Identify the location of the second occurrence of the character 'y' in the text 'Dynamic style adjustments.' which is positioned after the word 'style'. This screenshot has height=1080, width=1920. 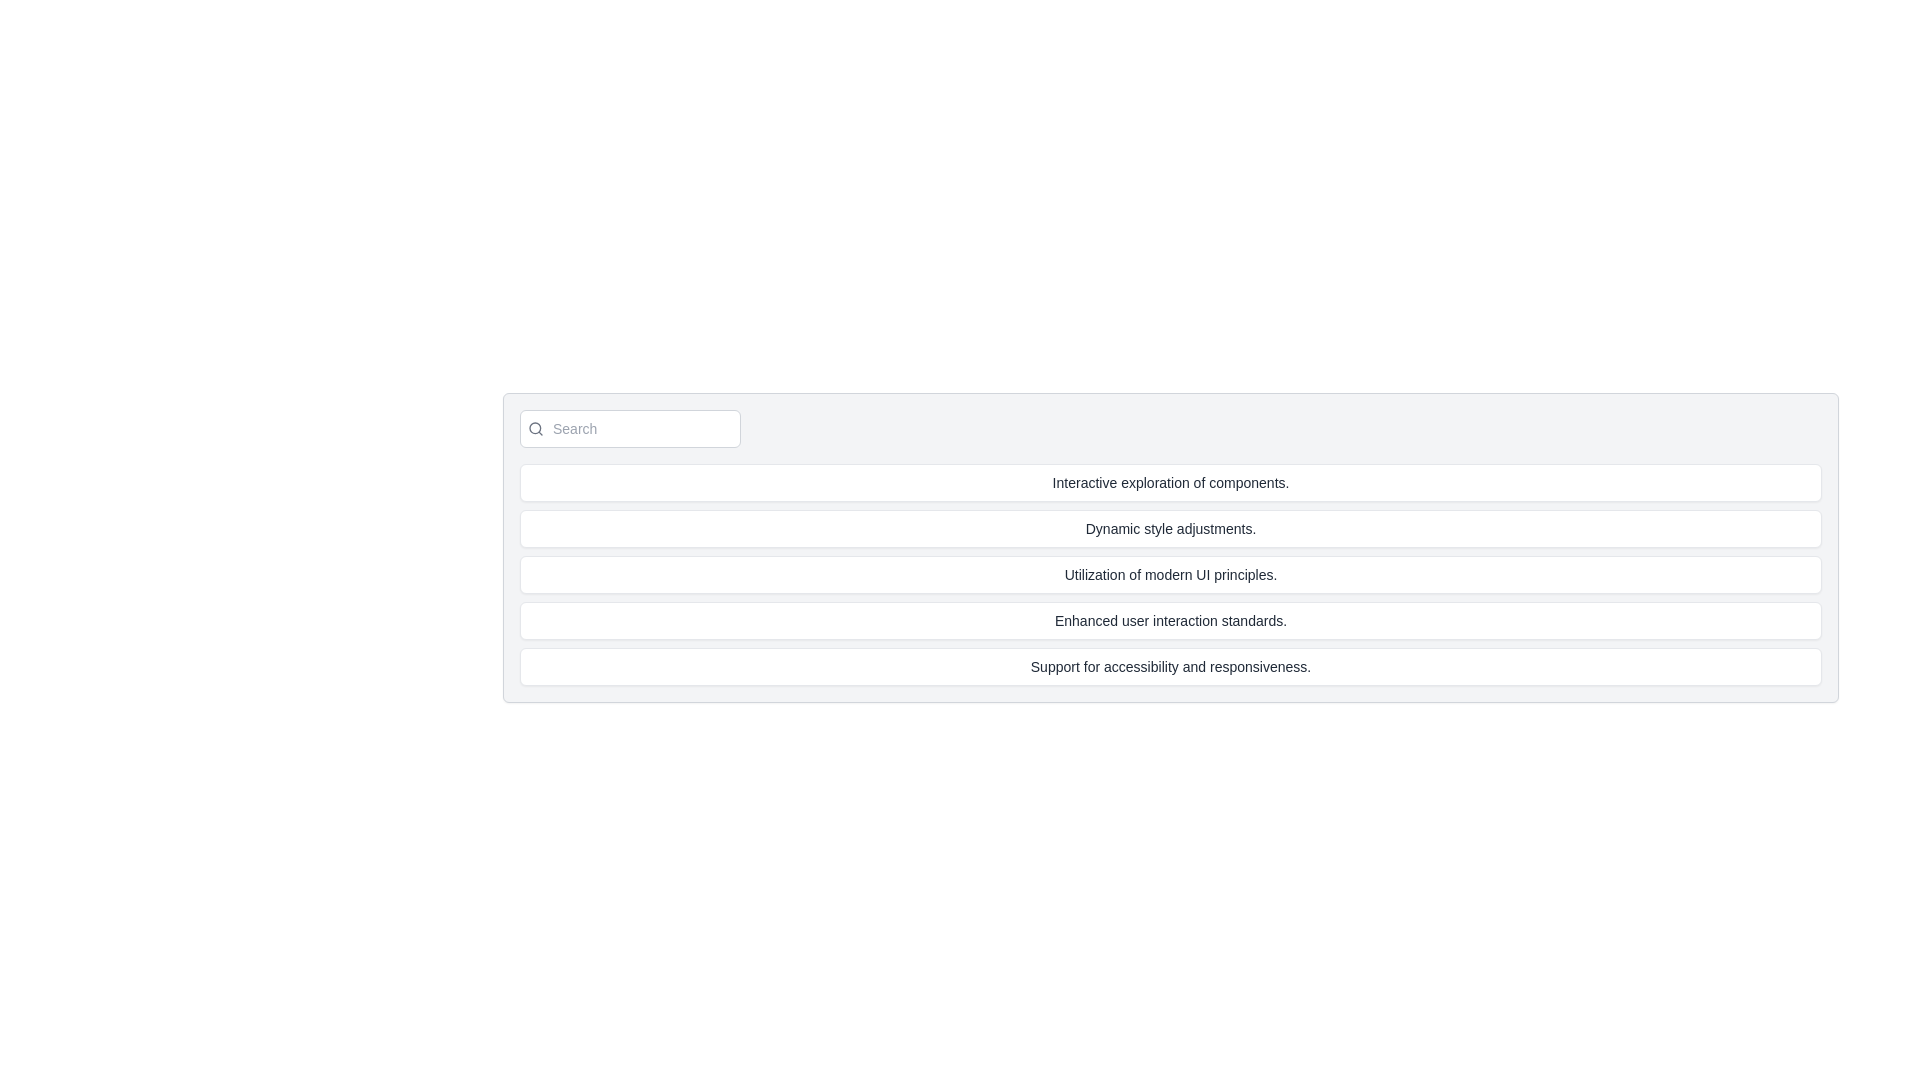
(1158, 527).